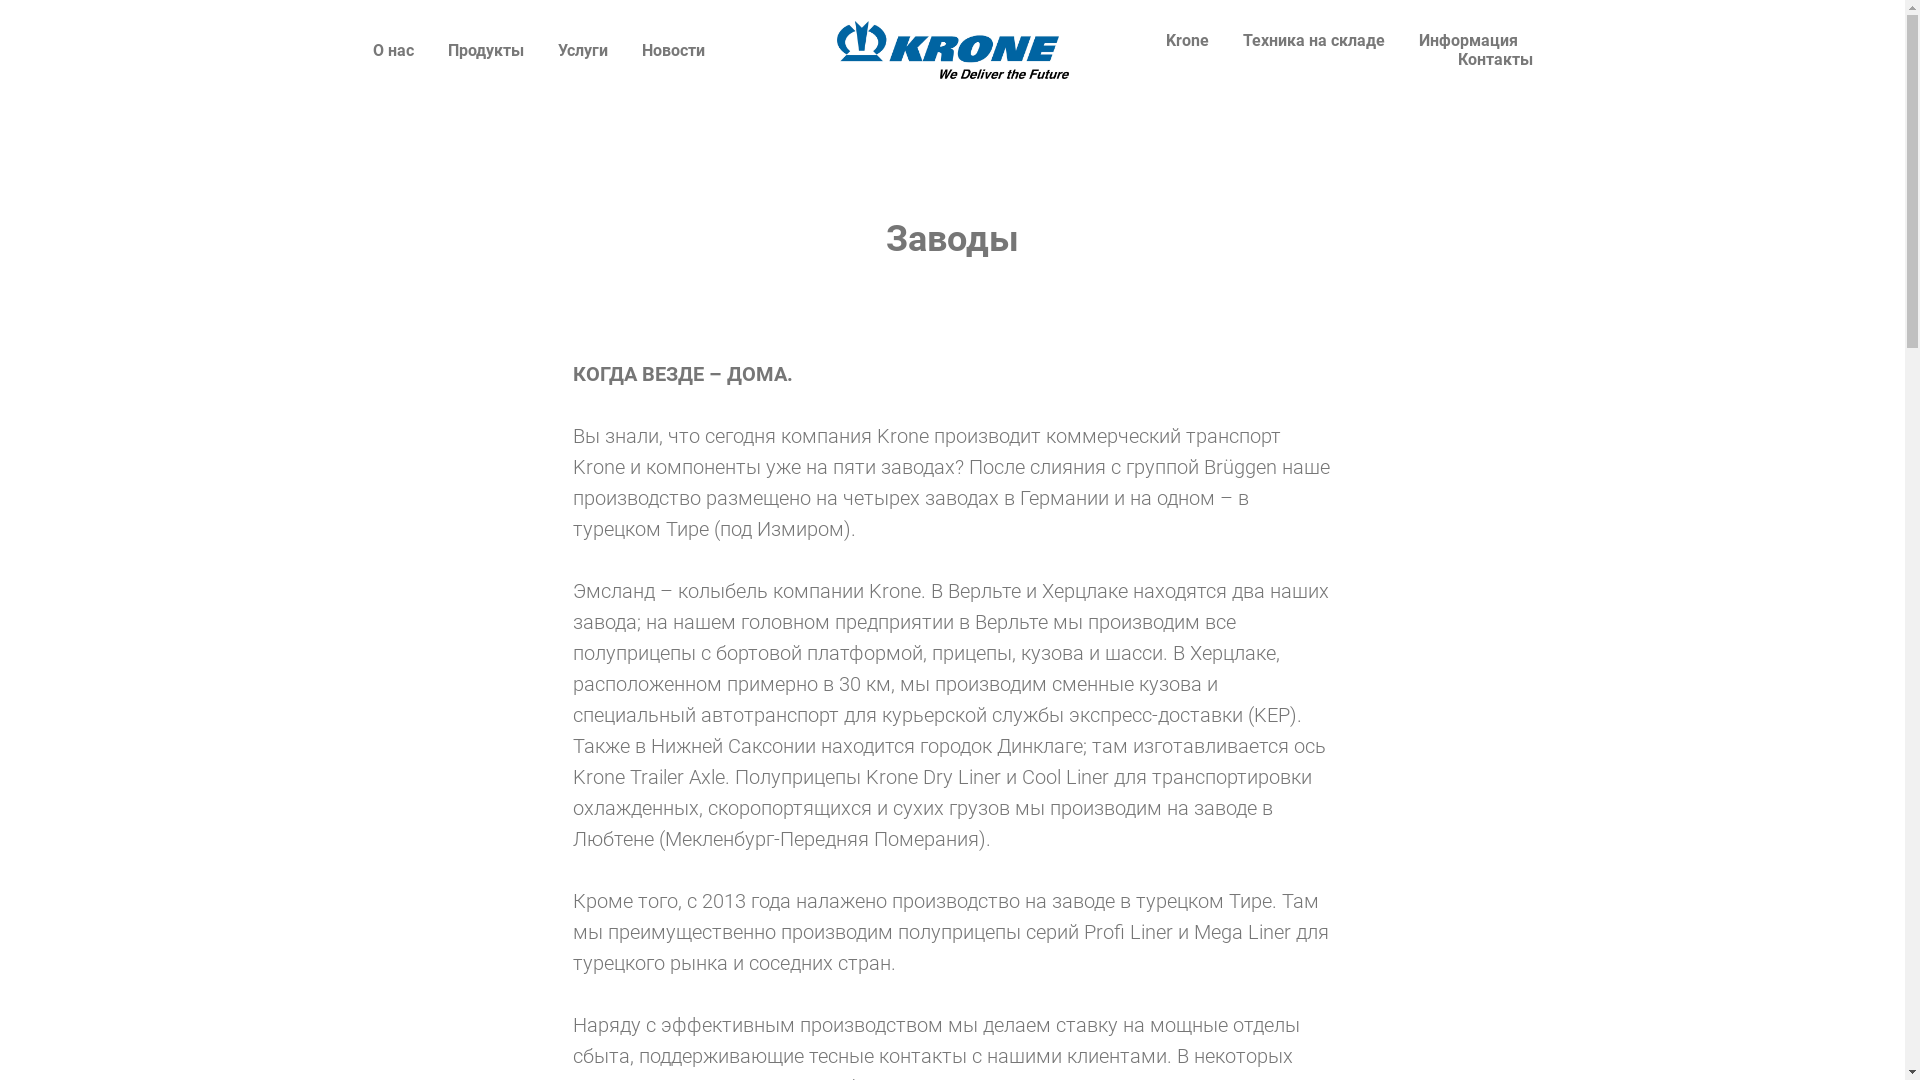  Describe the element at coordinates (1166, 40) in the screenshot. I see `'Krone'` at that location.